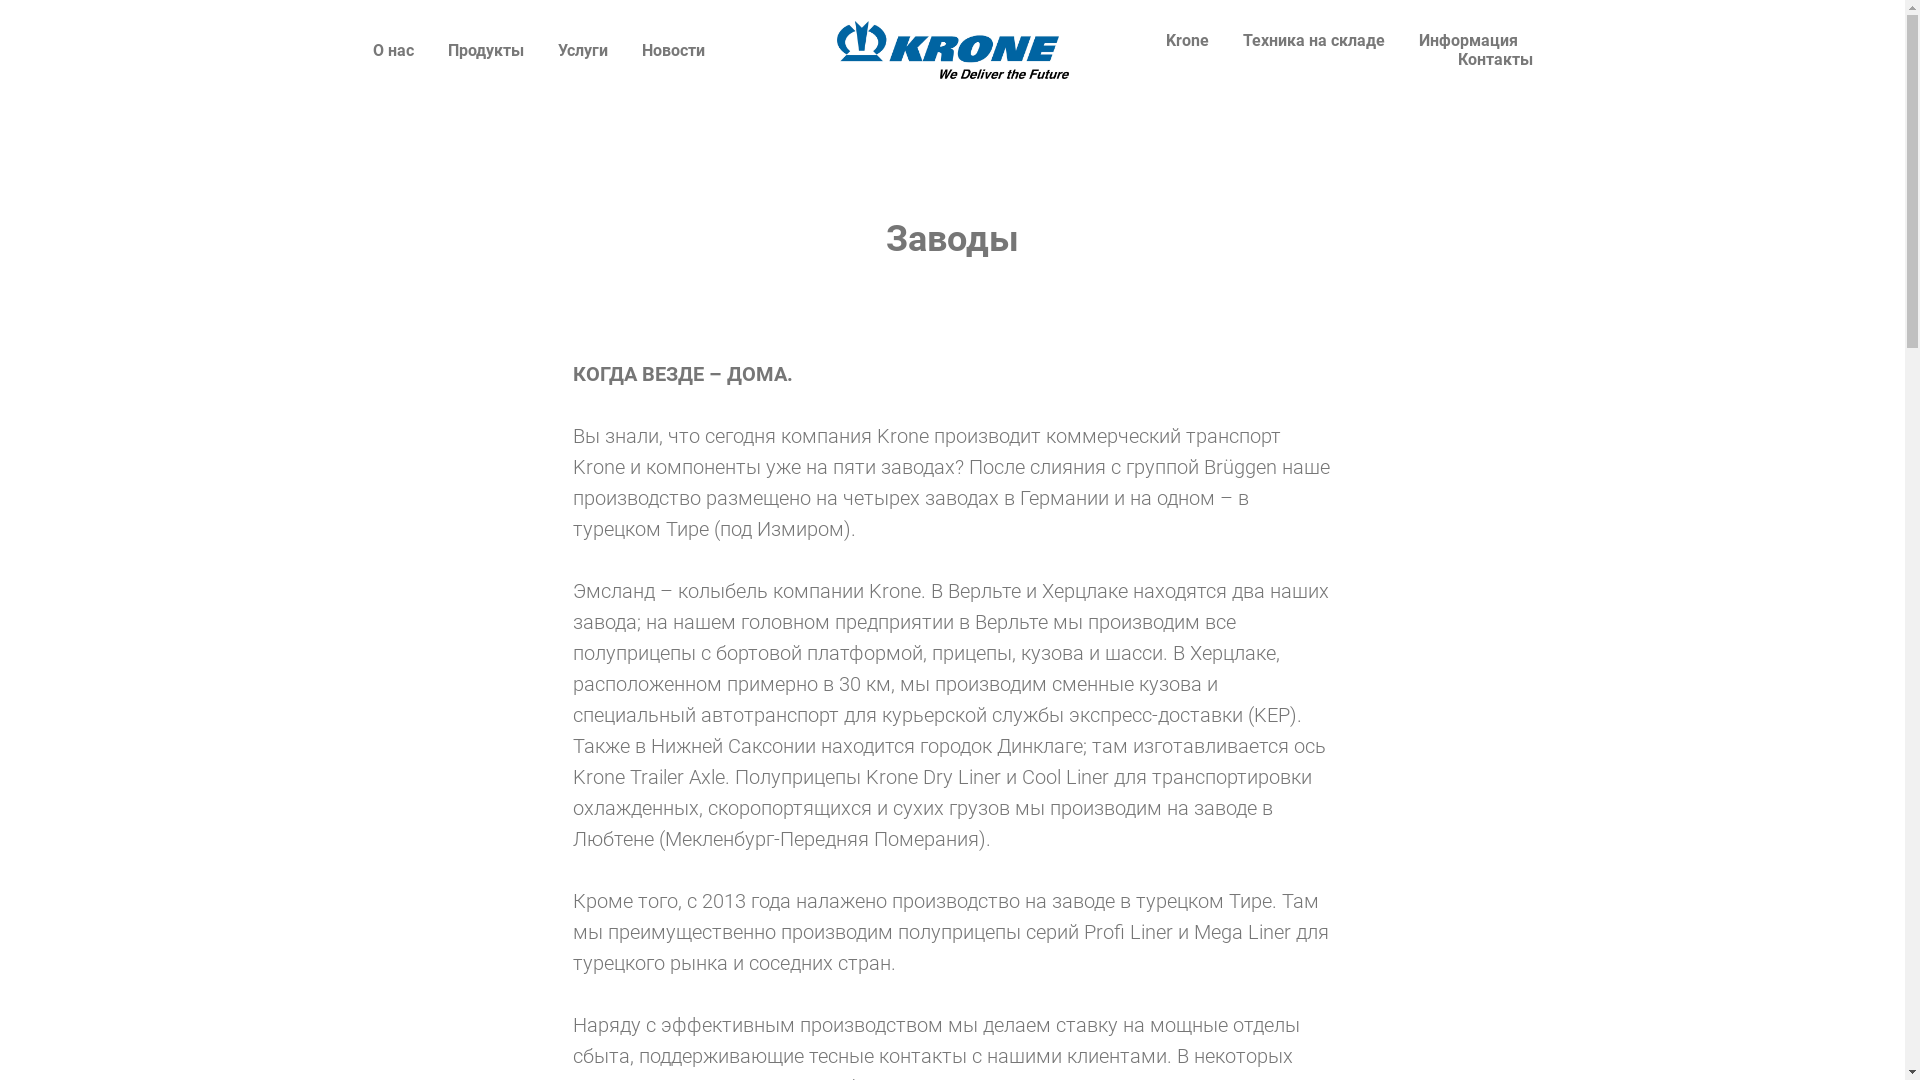  Describe the element at coordinates (1166, 40) in the screenshot. I see `'Krone'` at that location.